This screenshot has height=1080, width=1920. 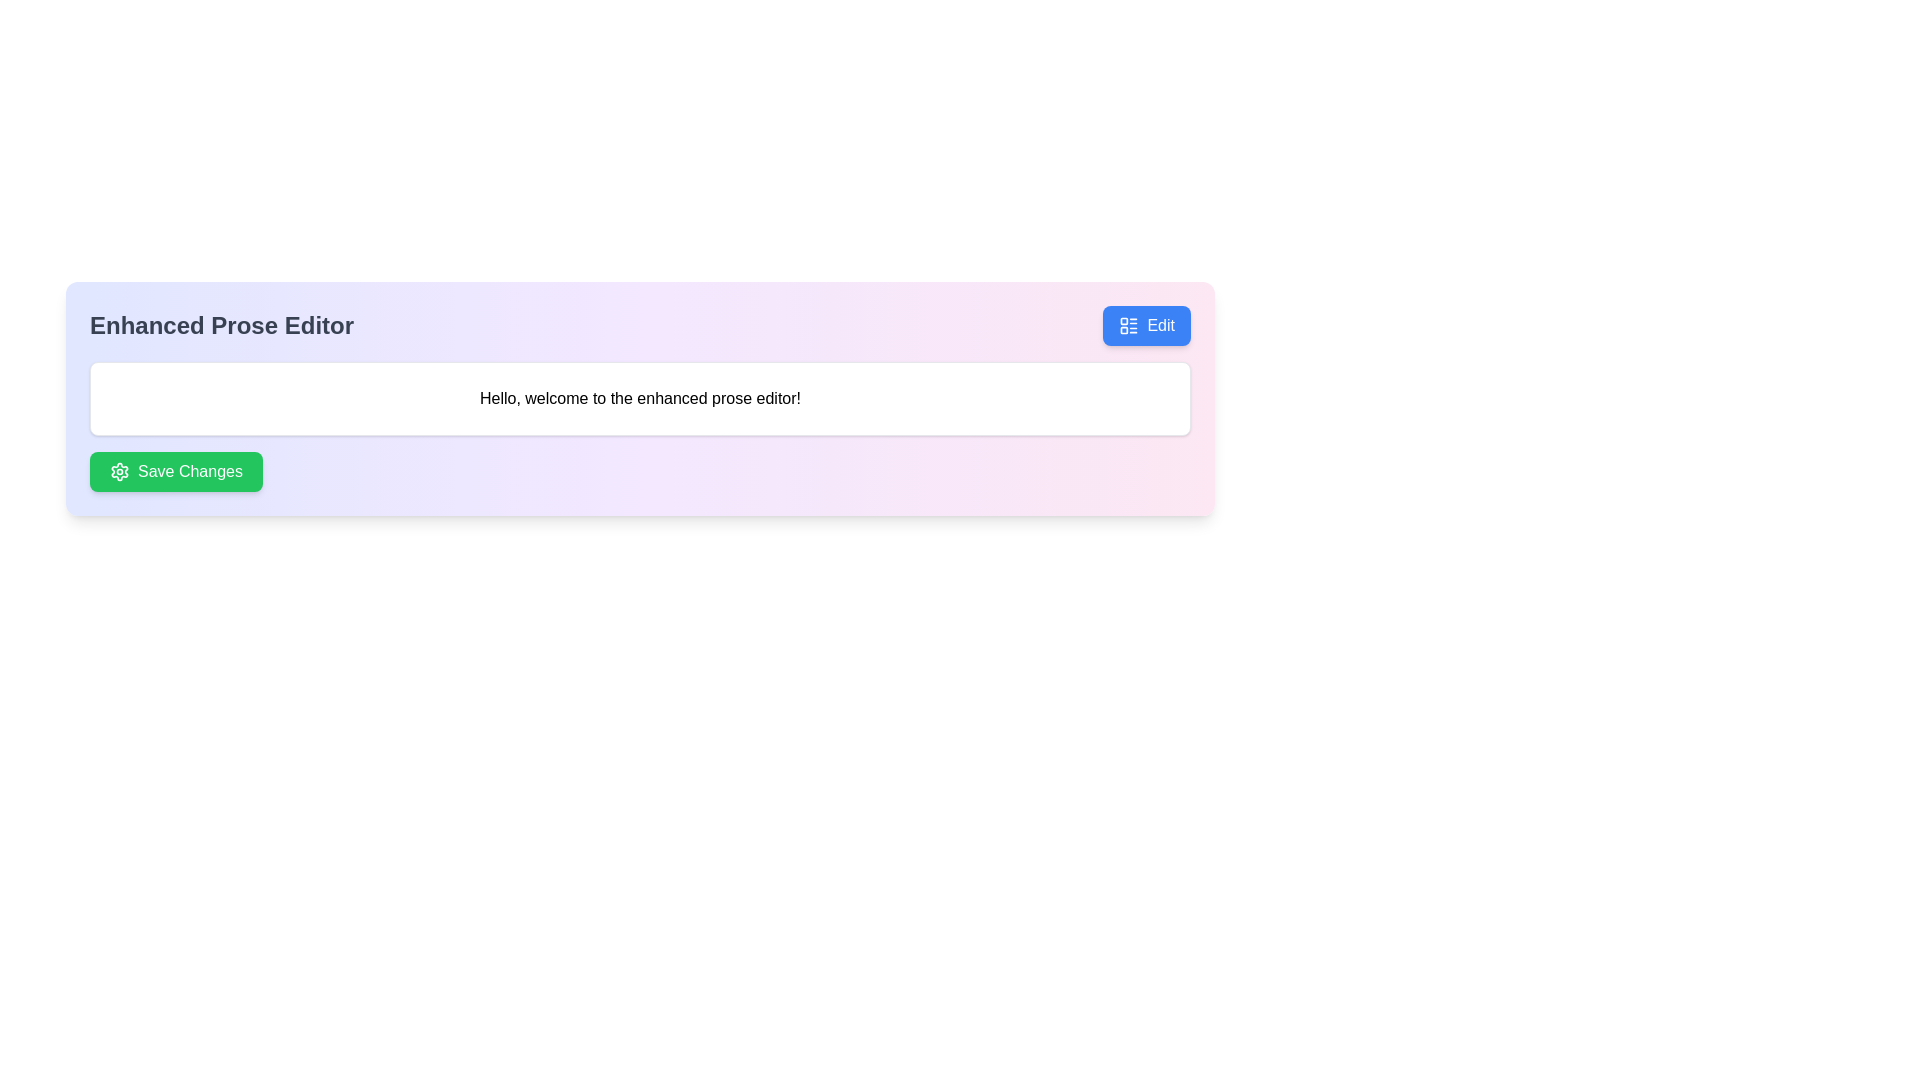 I want to click on the informational Message box that displays a greeting to the user, positioned between the title 'Enhanced Prose Editor' and the 'Save Changes' button, so click(x=640, y=398).